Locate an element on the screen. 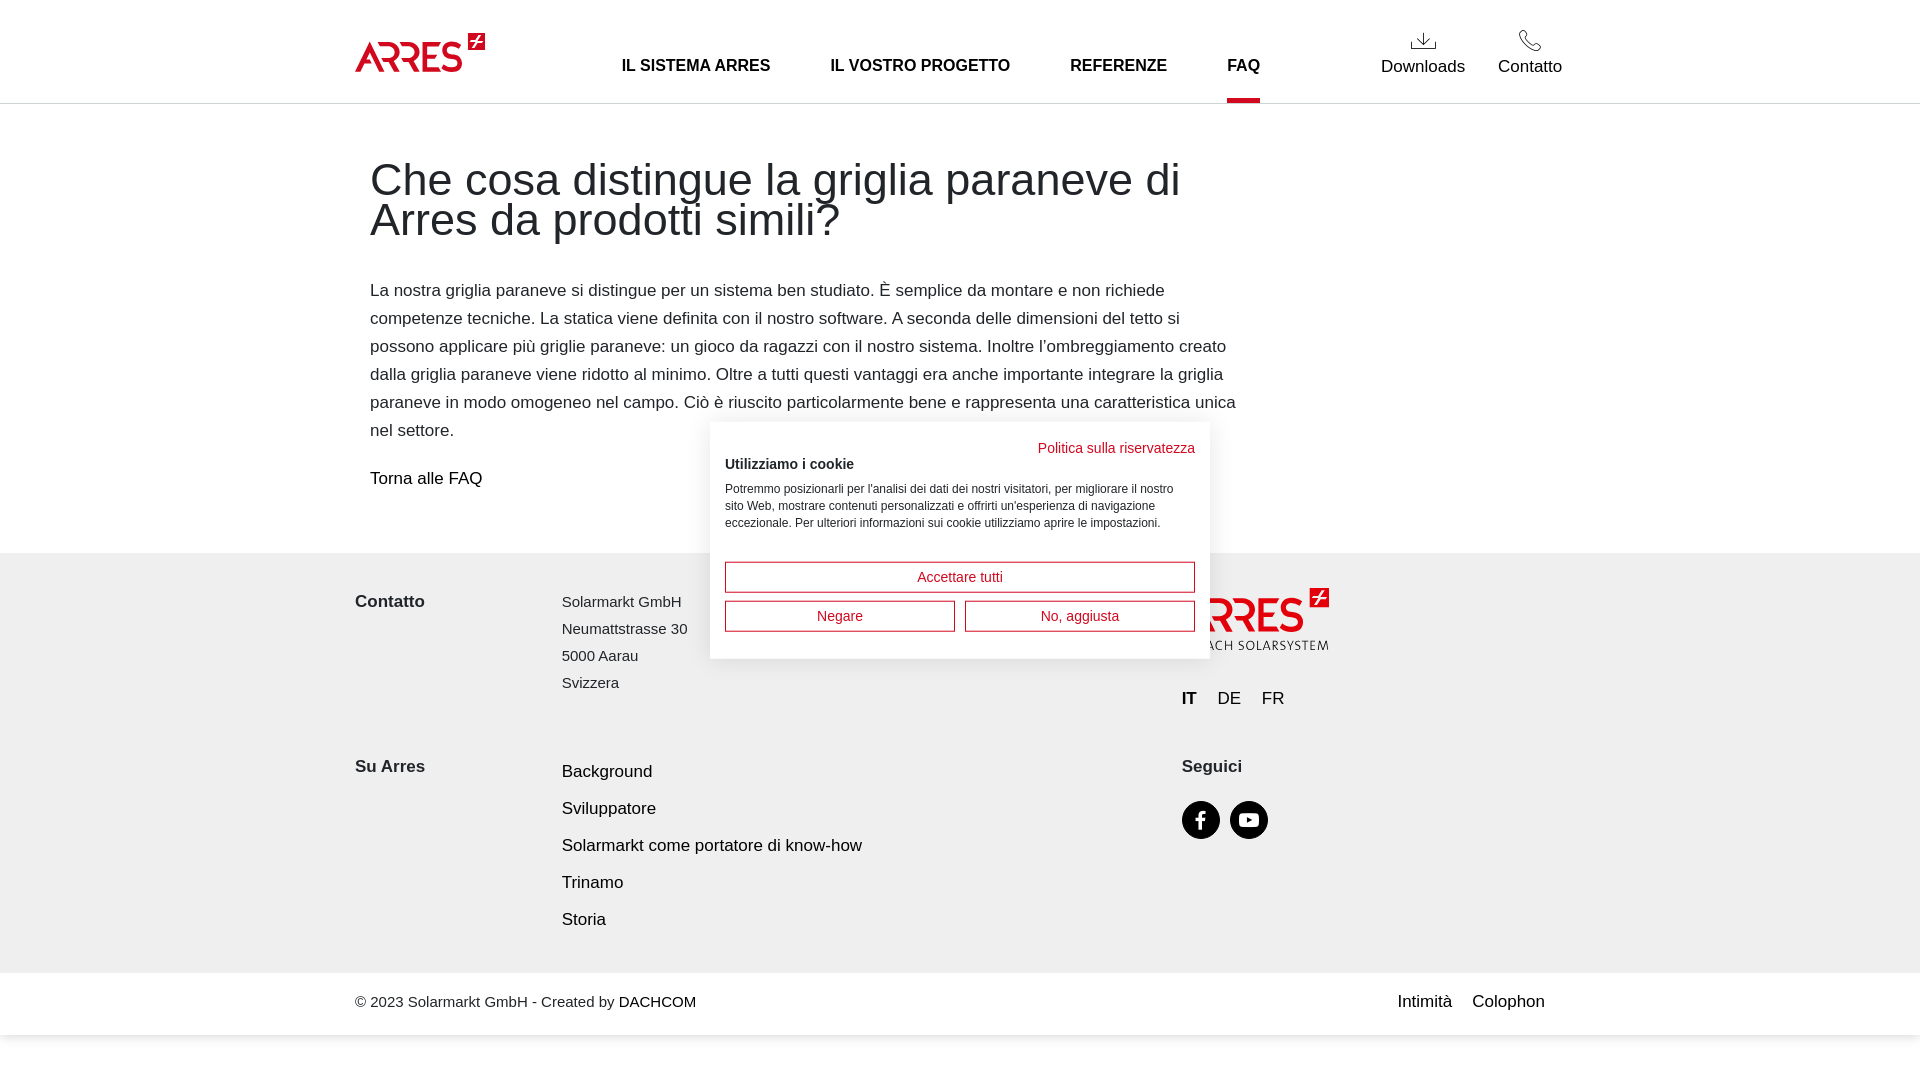 The width and height of the screenshot is (1920, 1080). 'DE' is located at coordinates (1216, 697).